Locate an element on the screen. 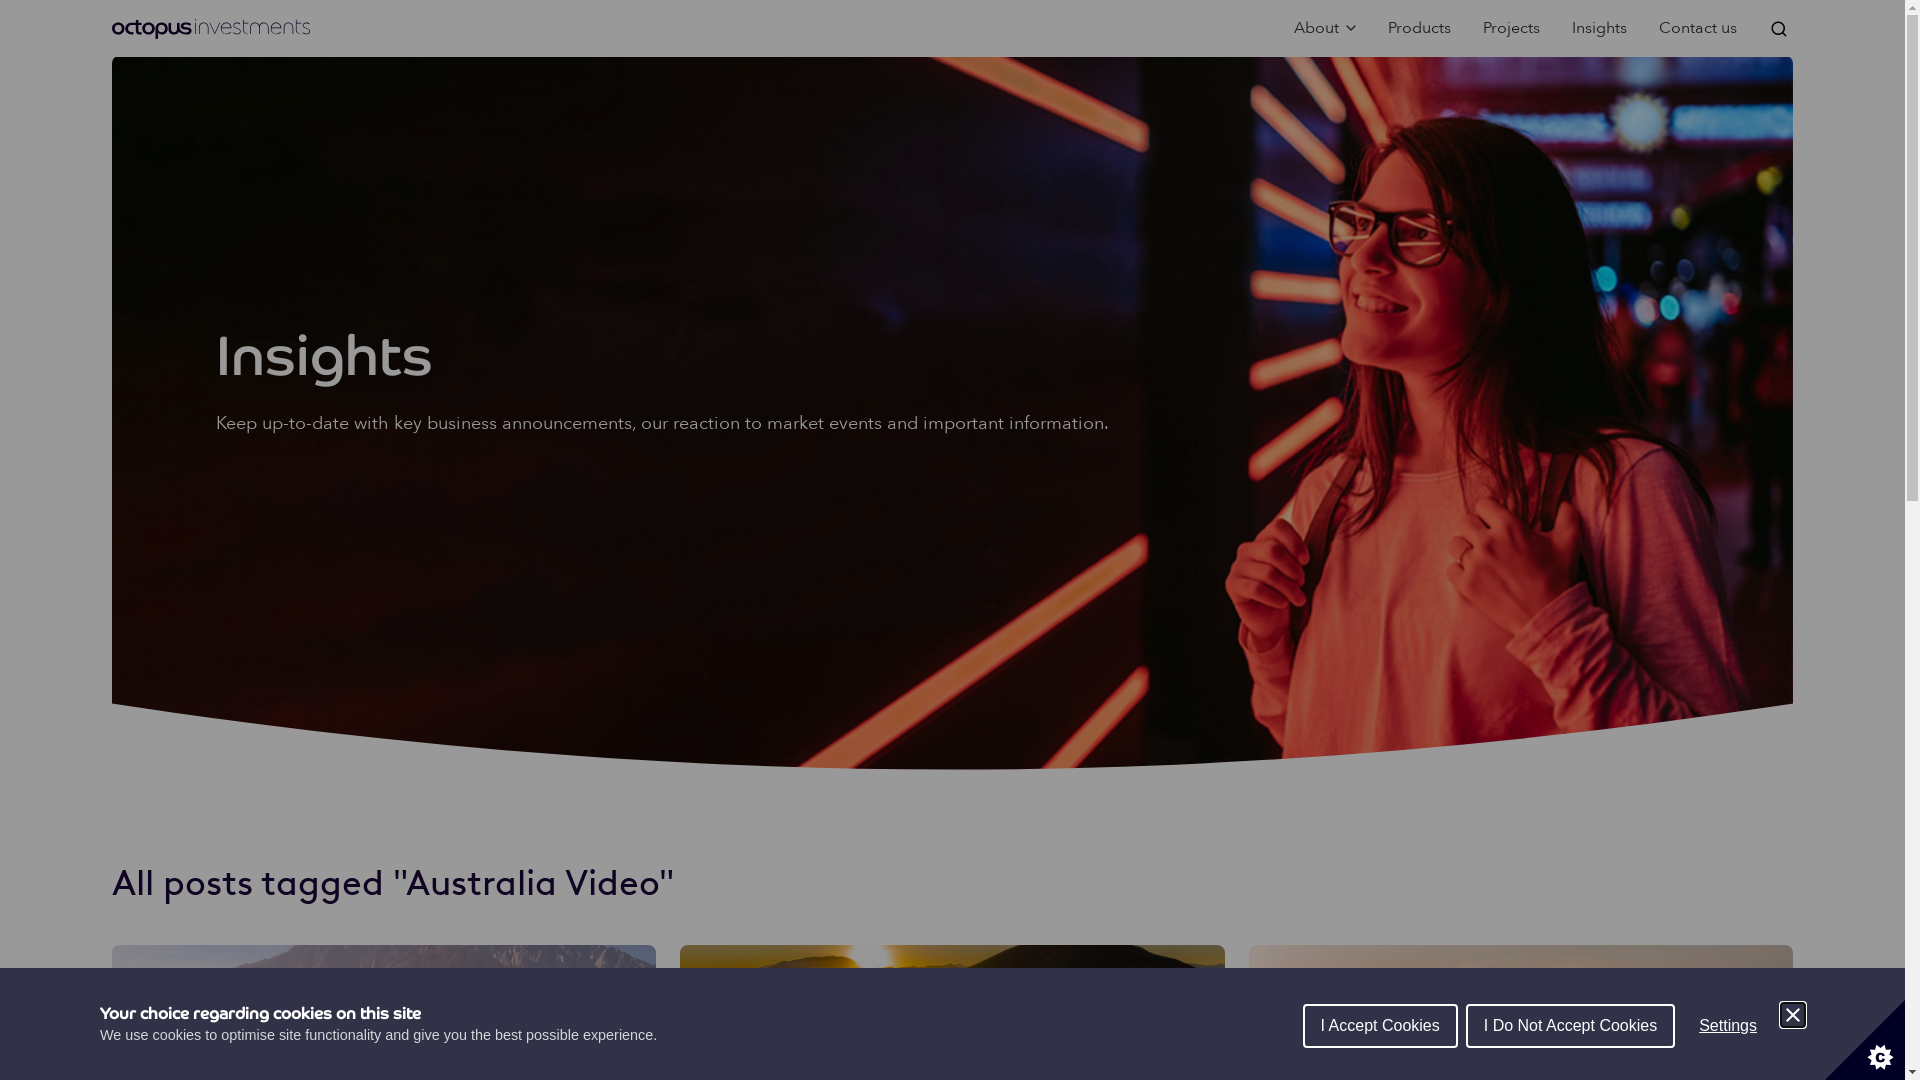 This screenshot has width=1920, height=1080. 'About' is located at coordinates (1294, 27).